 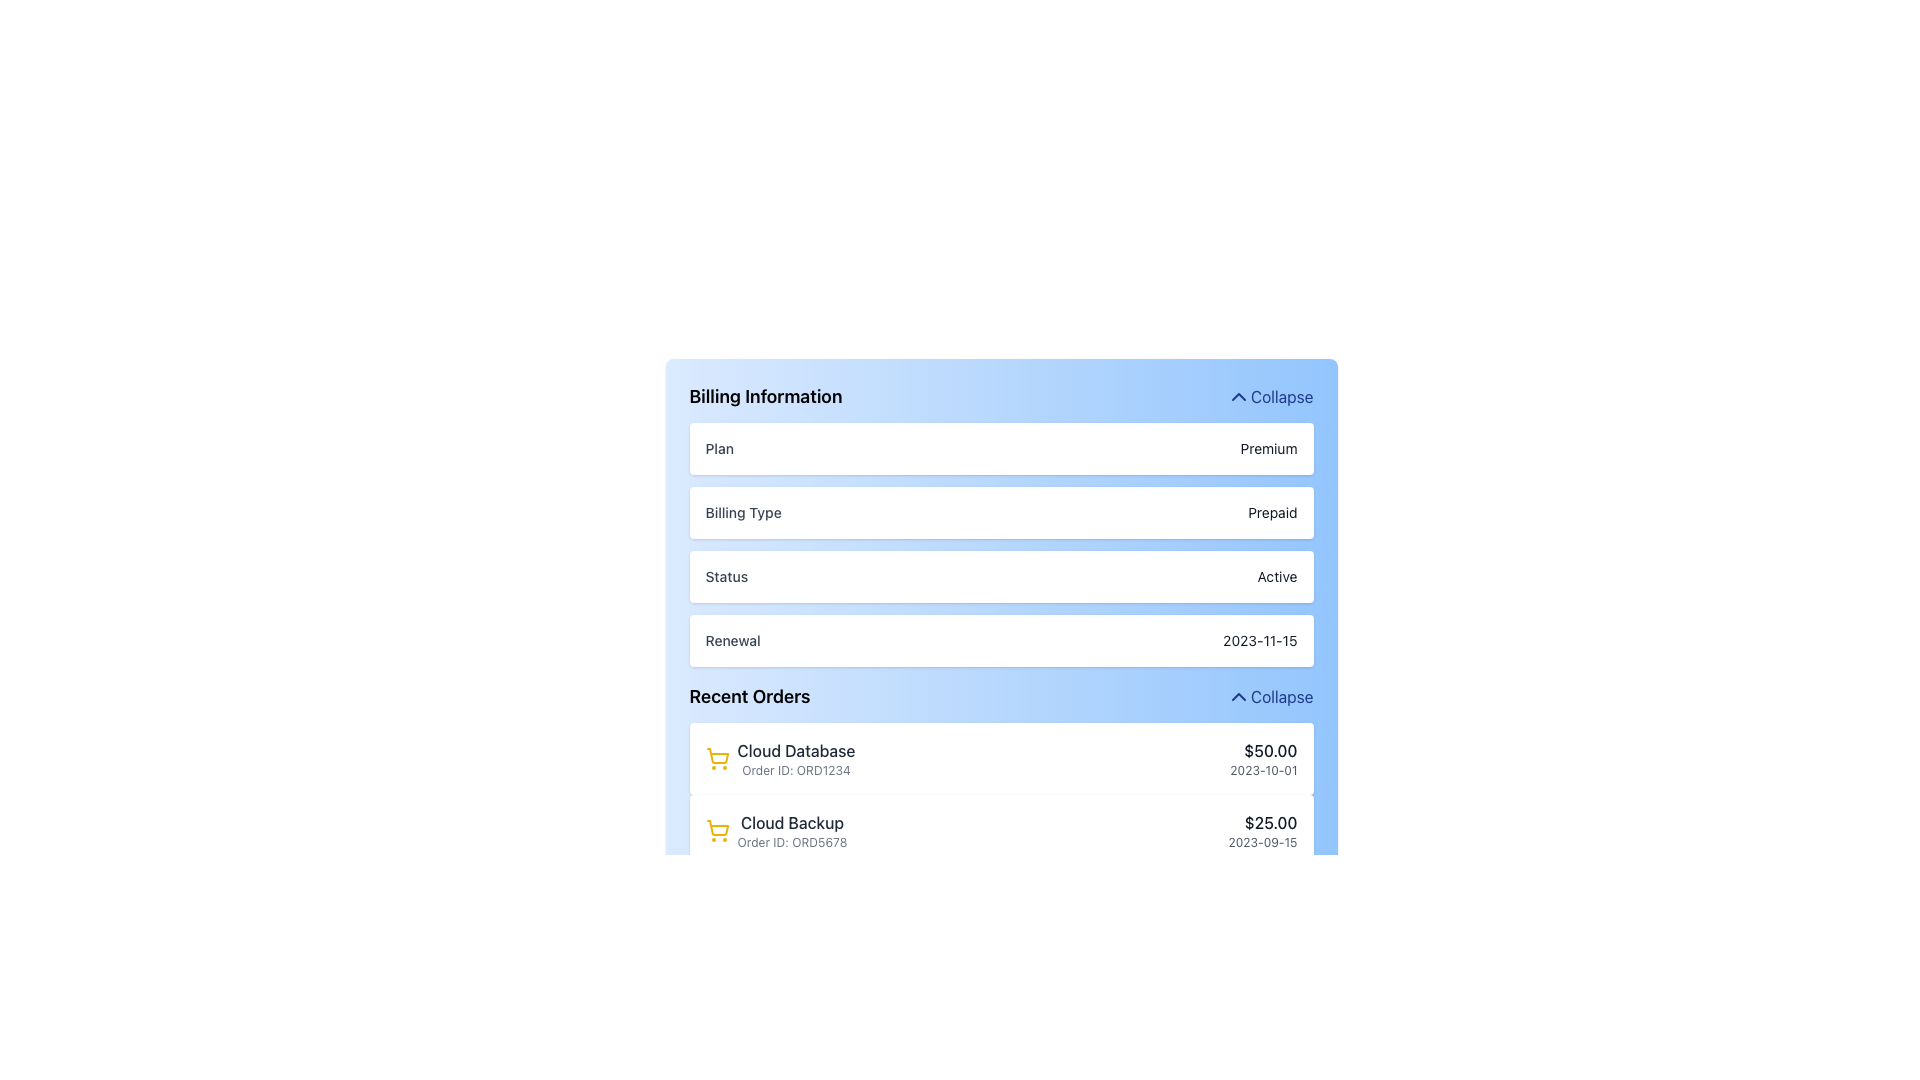 I want to click on the shopping cart icon located in the bottom section of the page under the 'Recent Orders' header, positioned next to the first order entry, so click(x=717, y=828).